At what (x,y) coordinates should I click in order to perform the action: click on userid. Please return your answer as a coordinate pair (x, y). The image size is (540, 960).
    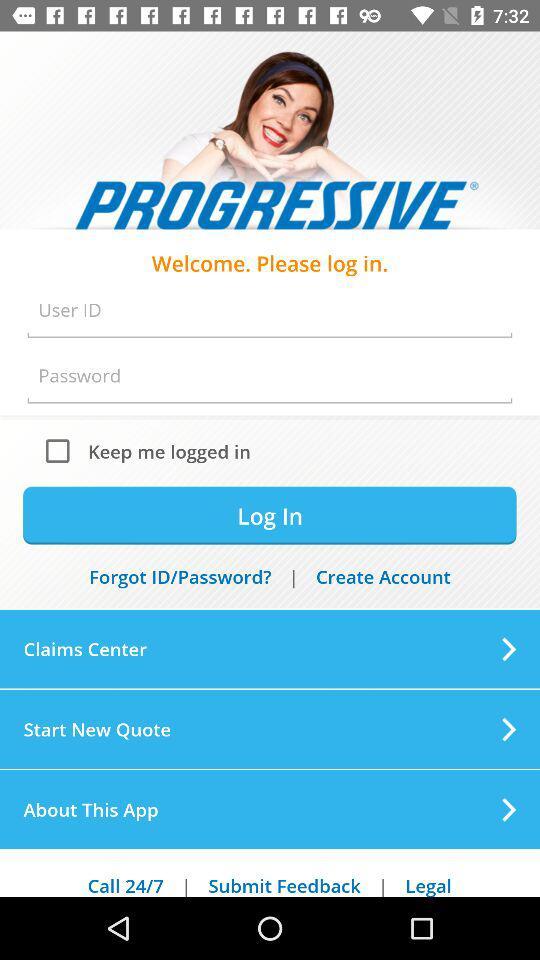
    Looking at the image, I should click on (270, 310).